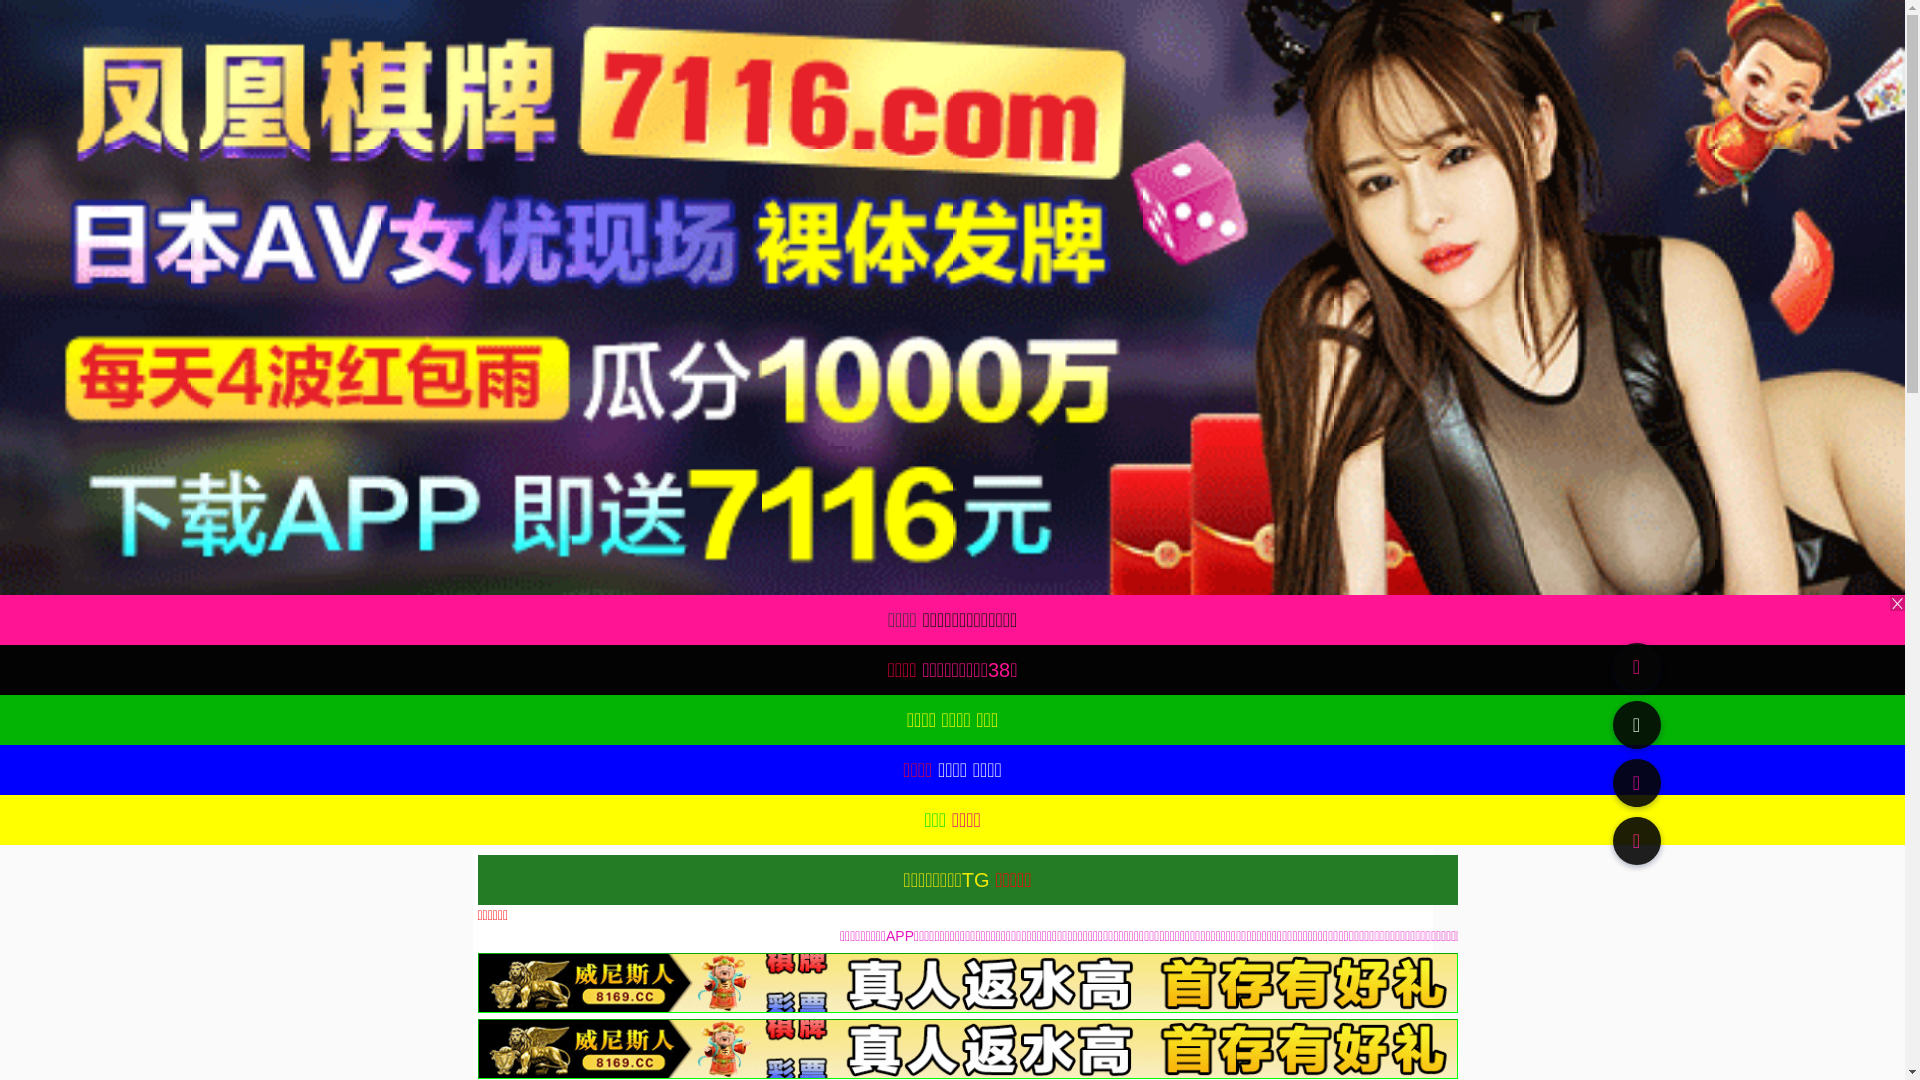 The image size is (1920, 1080). What do you see at coordinates (1636, 782) in the screenshot?
I see `'91TV'` at bounding box center [1636, 782].